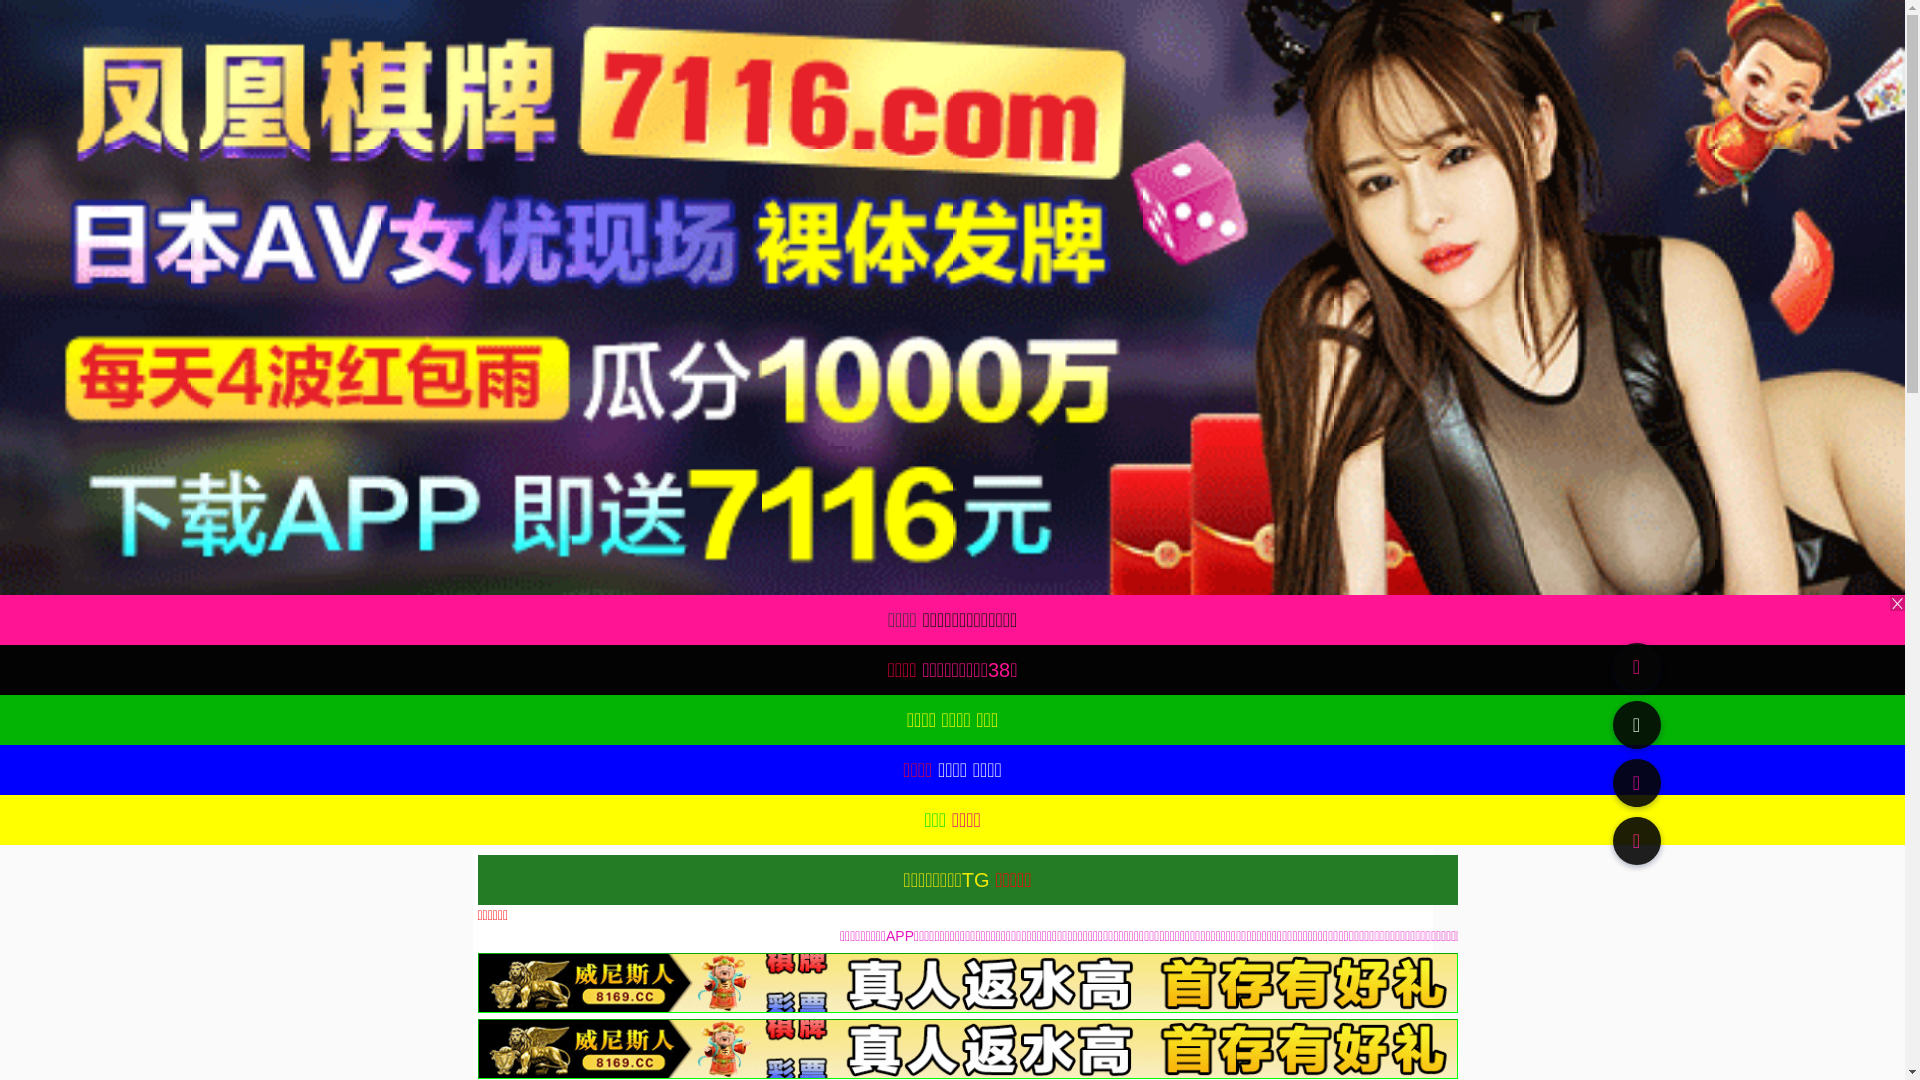 The image size is (1920, 1080). What do you see at coordinates (1636, 782) in the screenshot?
I see `'91TV'` at bounding box center [1636, 782].